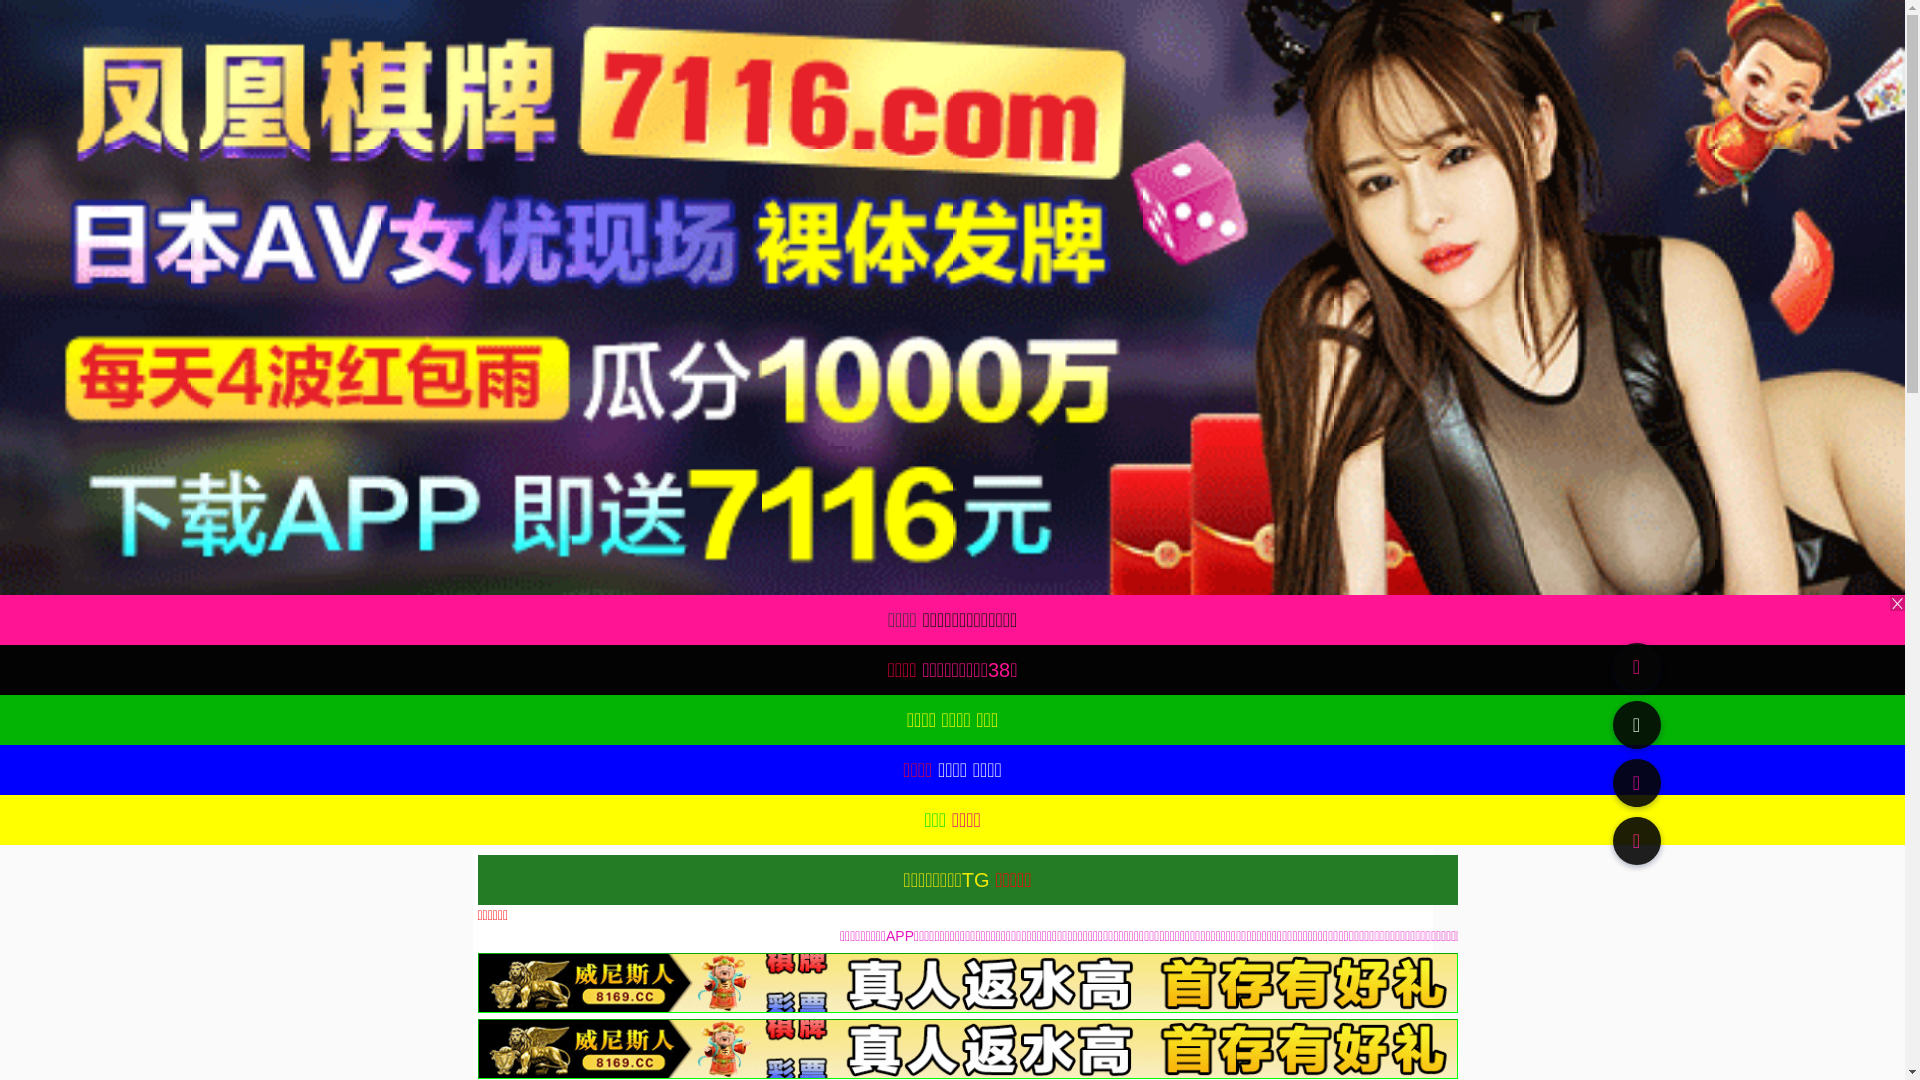 The image size is (1920, 1080). What do you see at coordinates (1636, 782) in the screenshot?
I see `'91TV'` at bounding box center [1636, 782].